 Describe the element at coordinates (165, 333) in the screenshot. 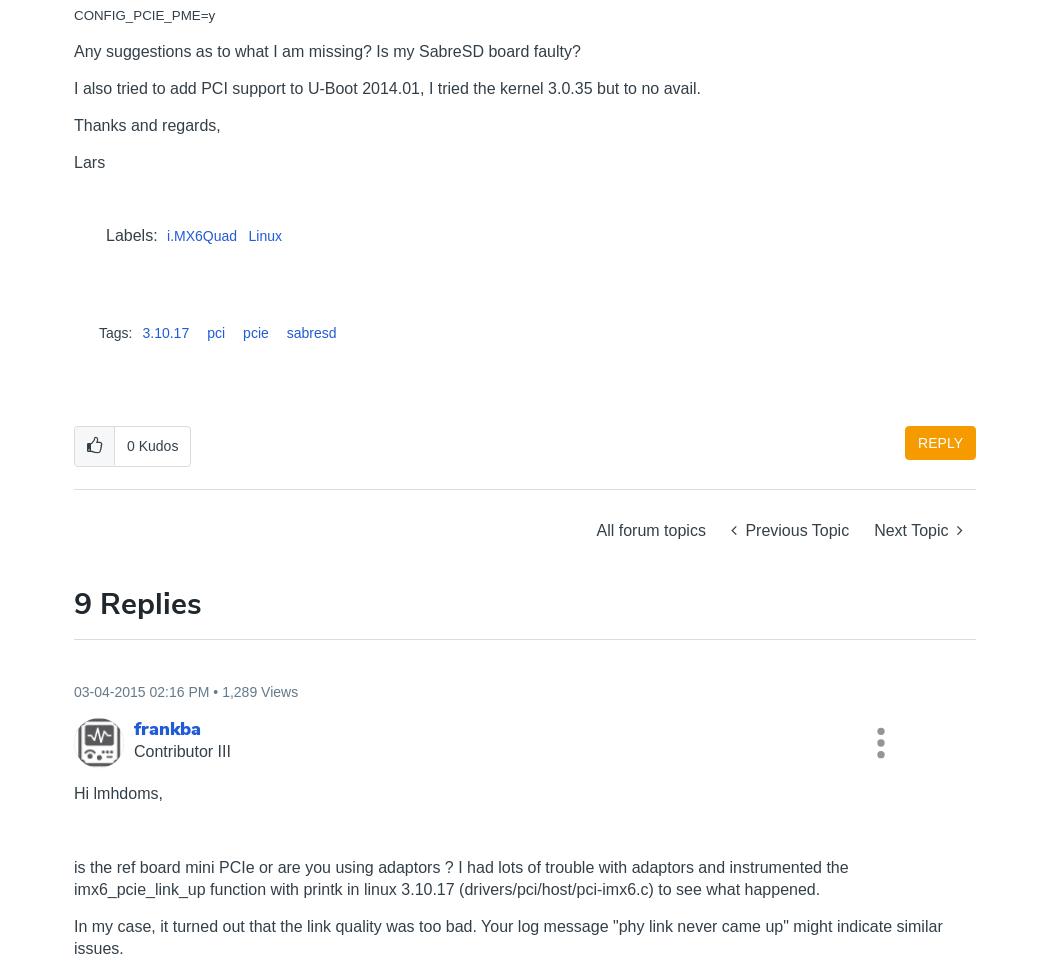

I see `'3.10.17'` at that location.